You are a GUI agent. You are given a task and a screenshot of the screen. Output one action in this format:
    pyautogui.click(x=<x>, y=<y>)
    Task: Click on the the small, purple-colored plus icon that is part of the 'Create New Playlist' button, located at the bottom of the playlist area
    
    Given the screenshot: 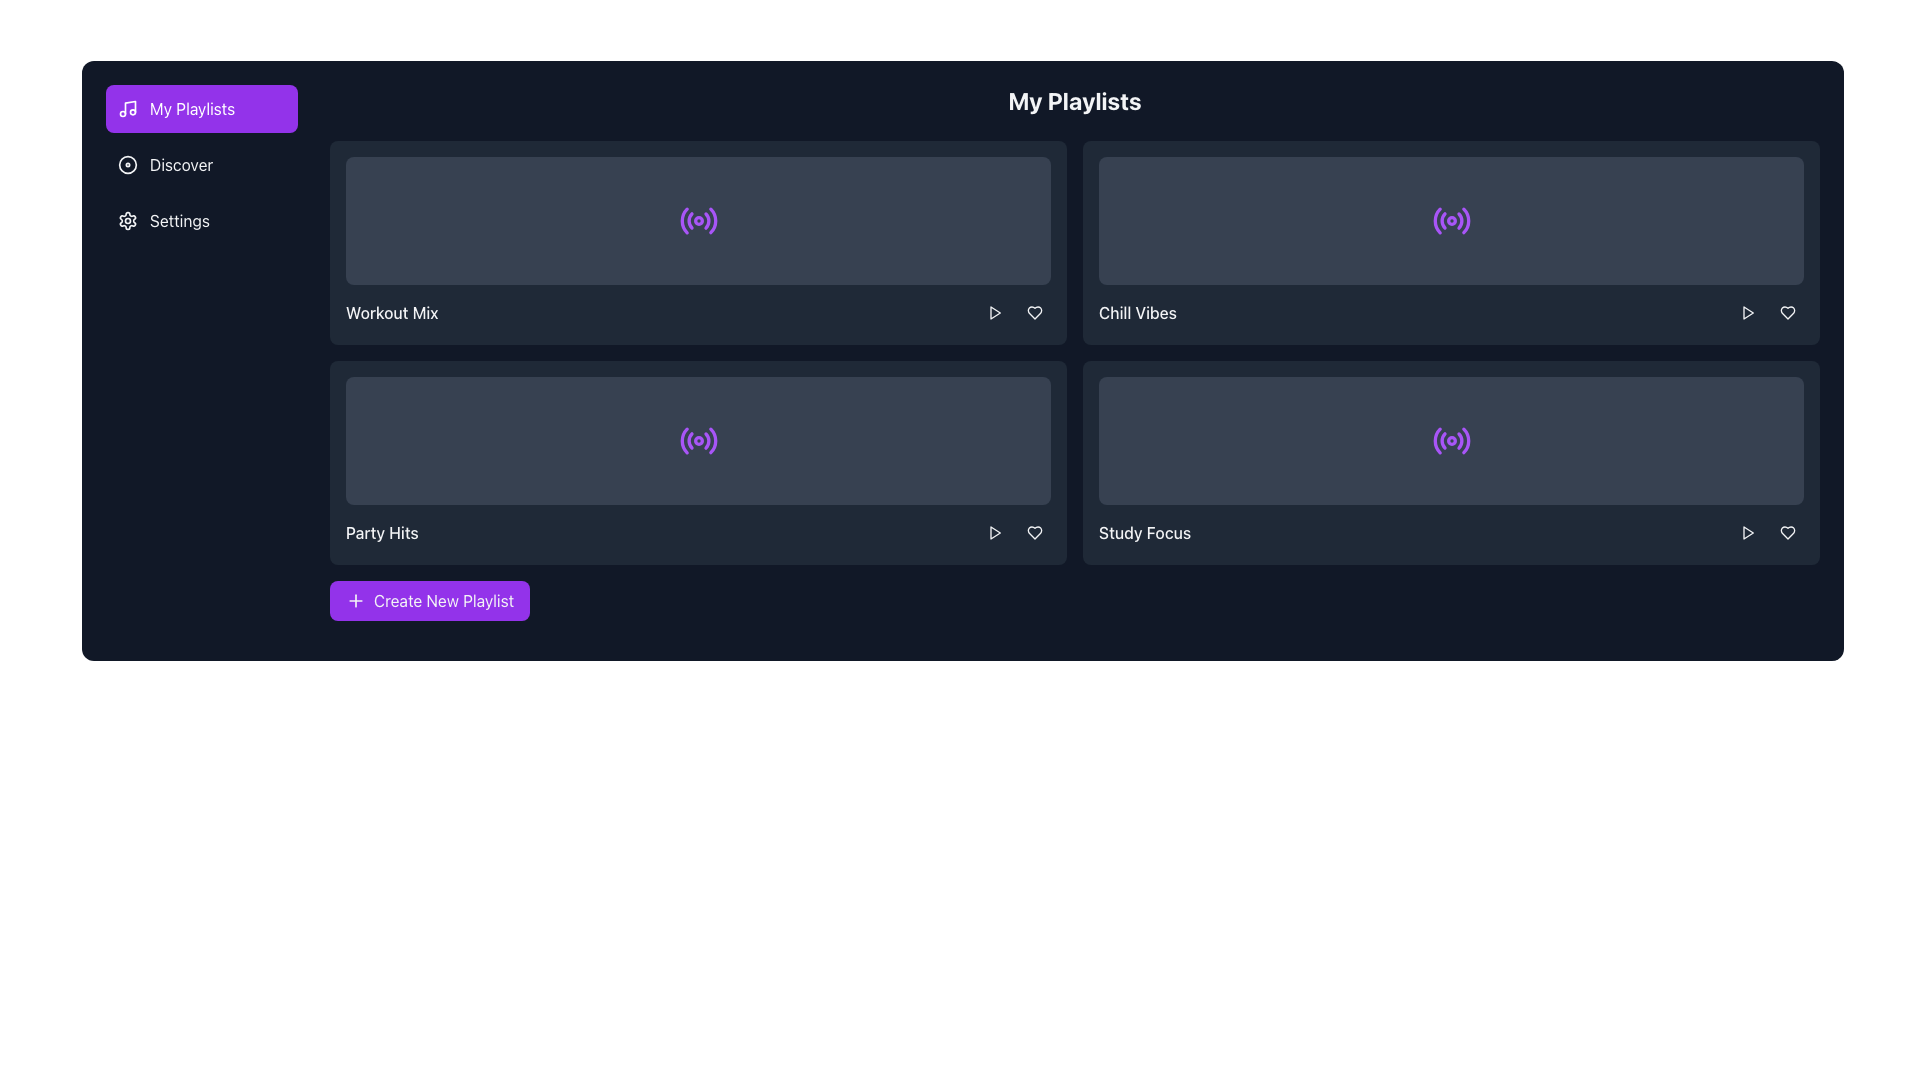 What is the action you would take?
    pyautogui.click(x=355, y=600)
    